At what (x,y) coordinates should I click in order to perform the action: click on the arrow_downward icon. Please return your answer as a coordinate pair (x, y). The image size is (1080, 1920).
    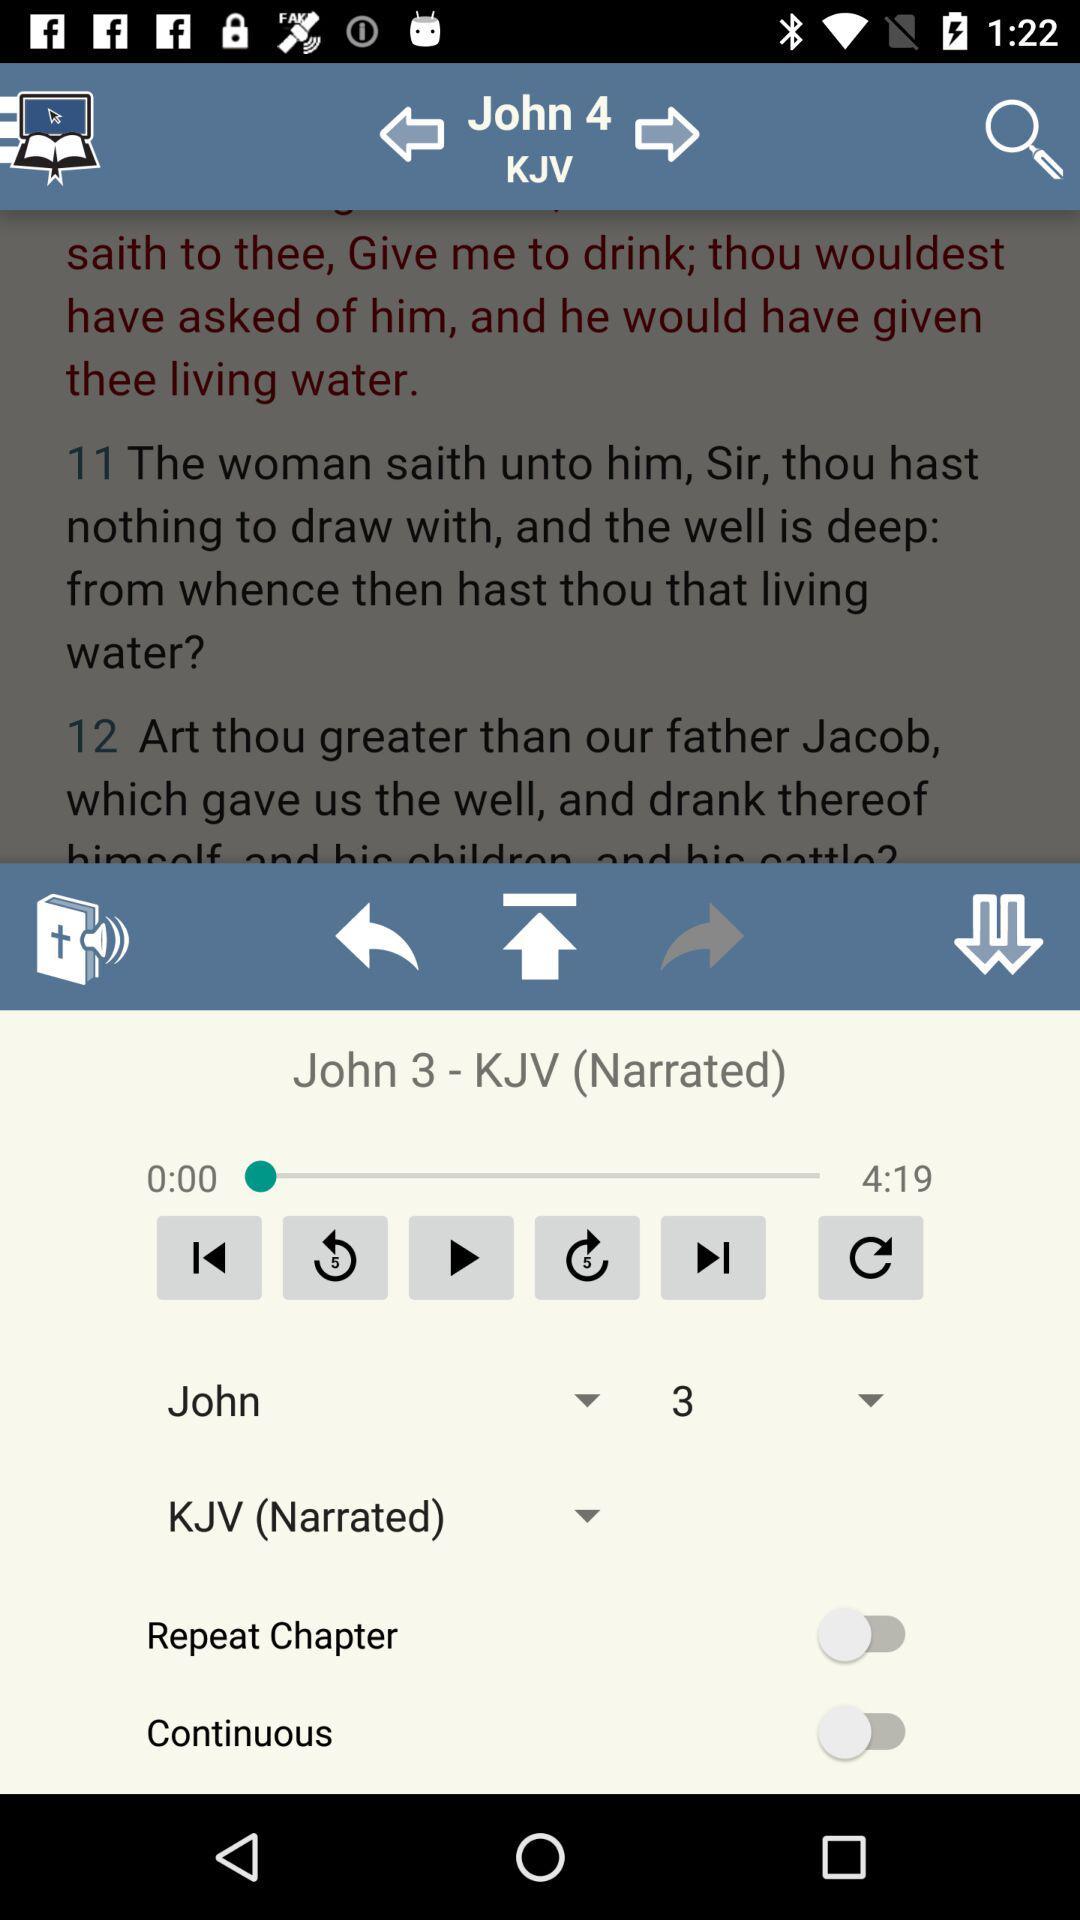
    Looking at the image, I should click on (998, 935).